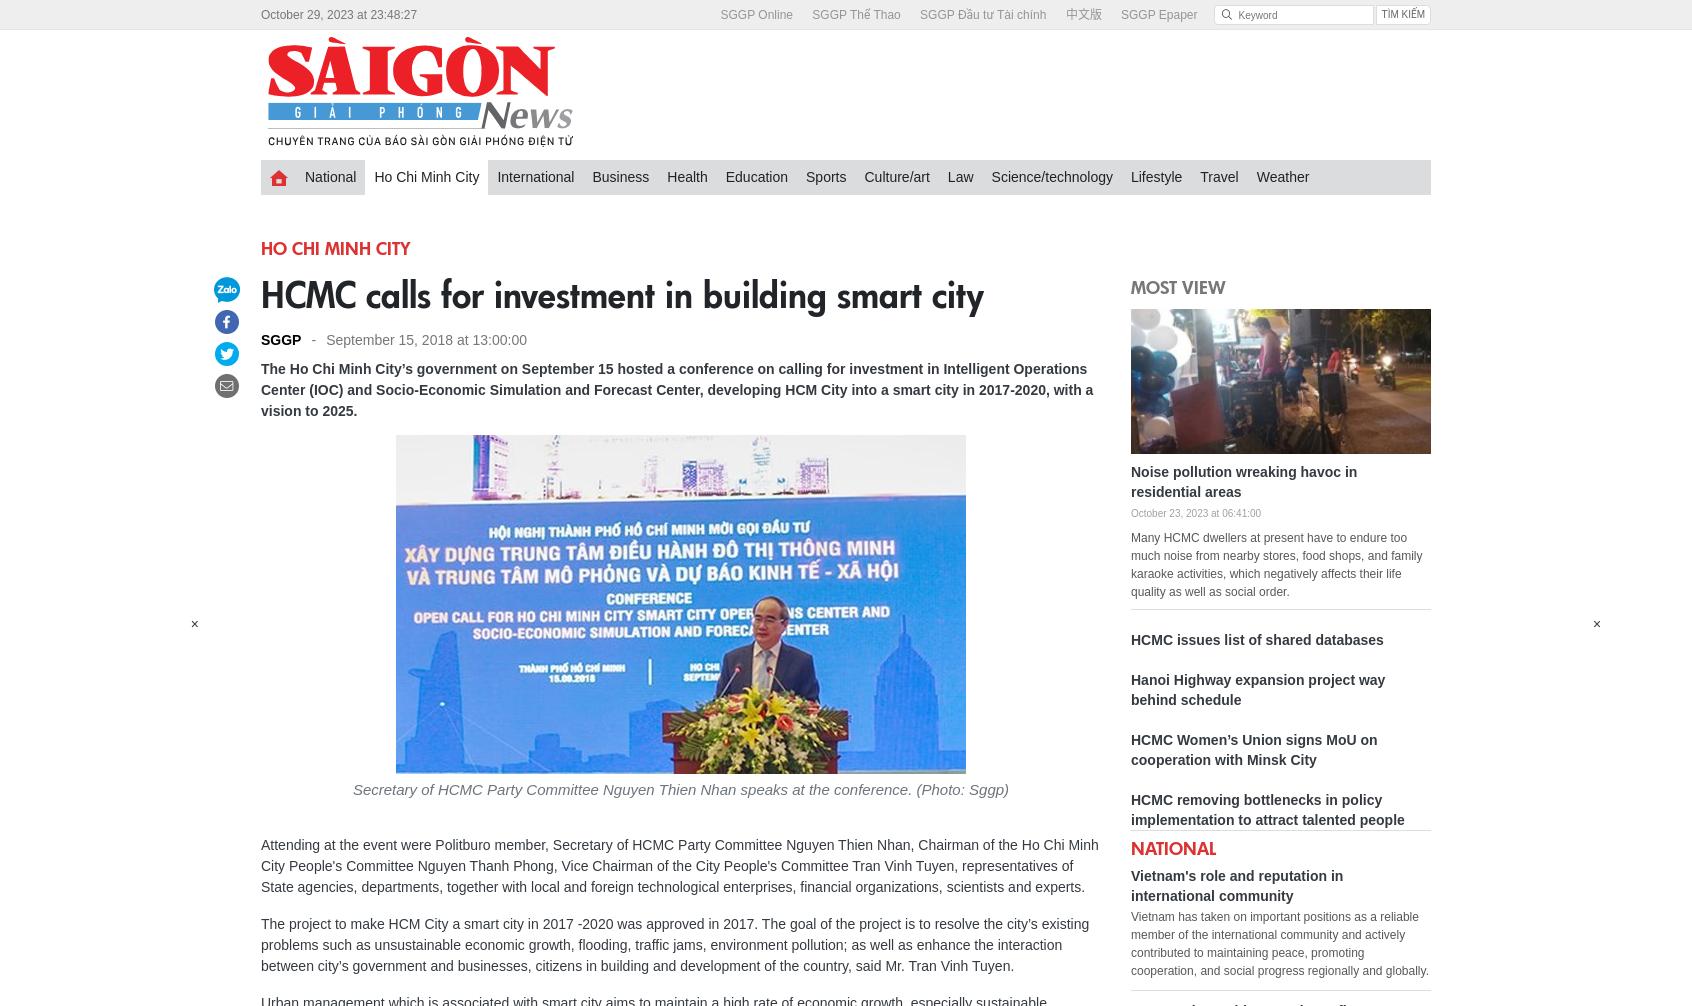 The height and width of the screenshot is (1006, 1692). Describe the element at coordinates (1195, 513) in the screenshot. I see `'October 23, 2023 at 06:41:00'` at that location.